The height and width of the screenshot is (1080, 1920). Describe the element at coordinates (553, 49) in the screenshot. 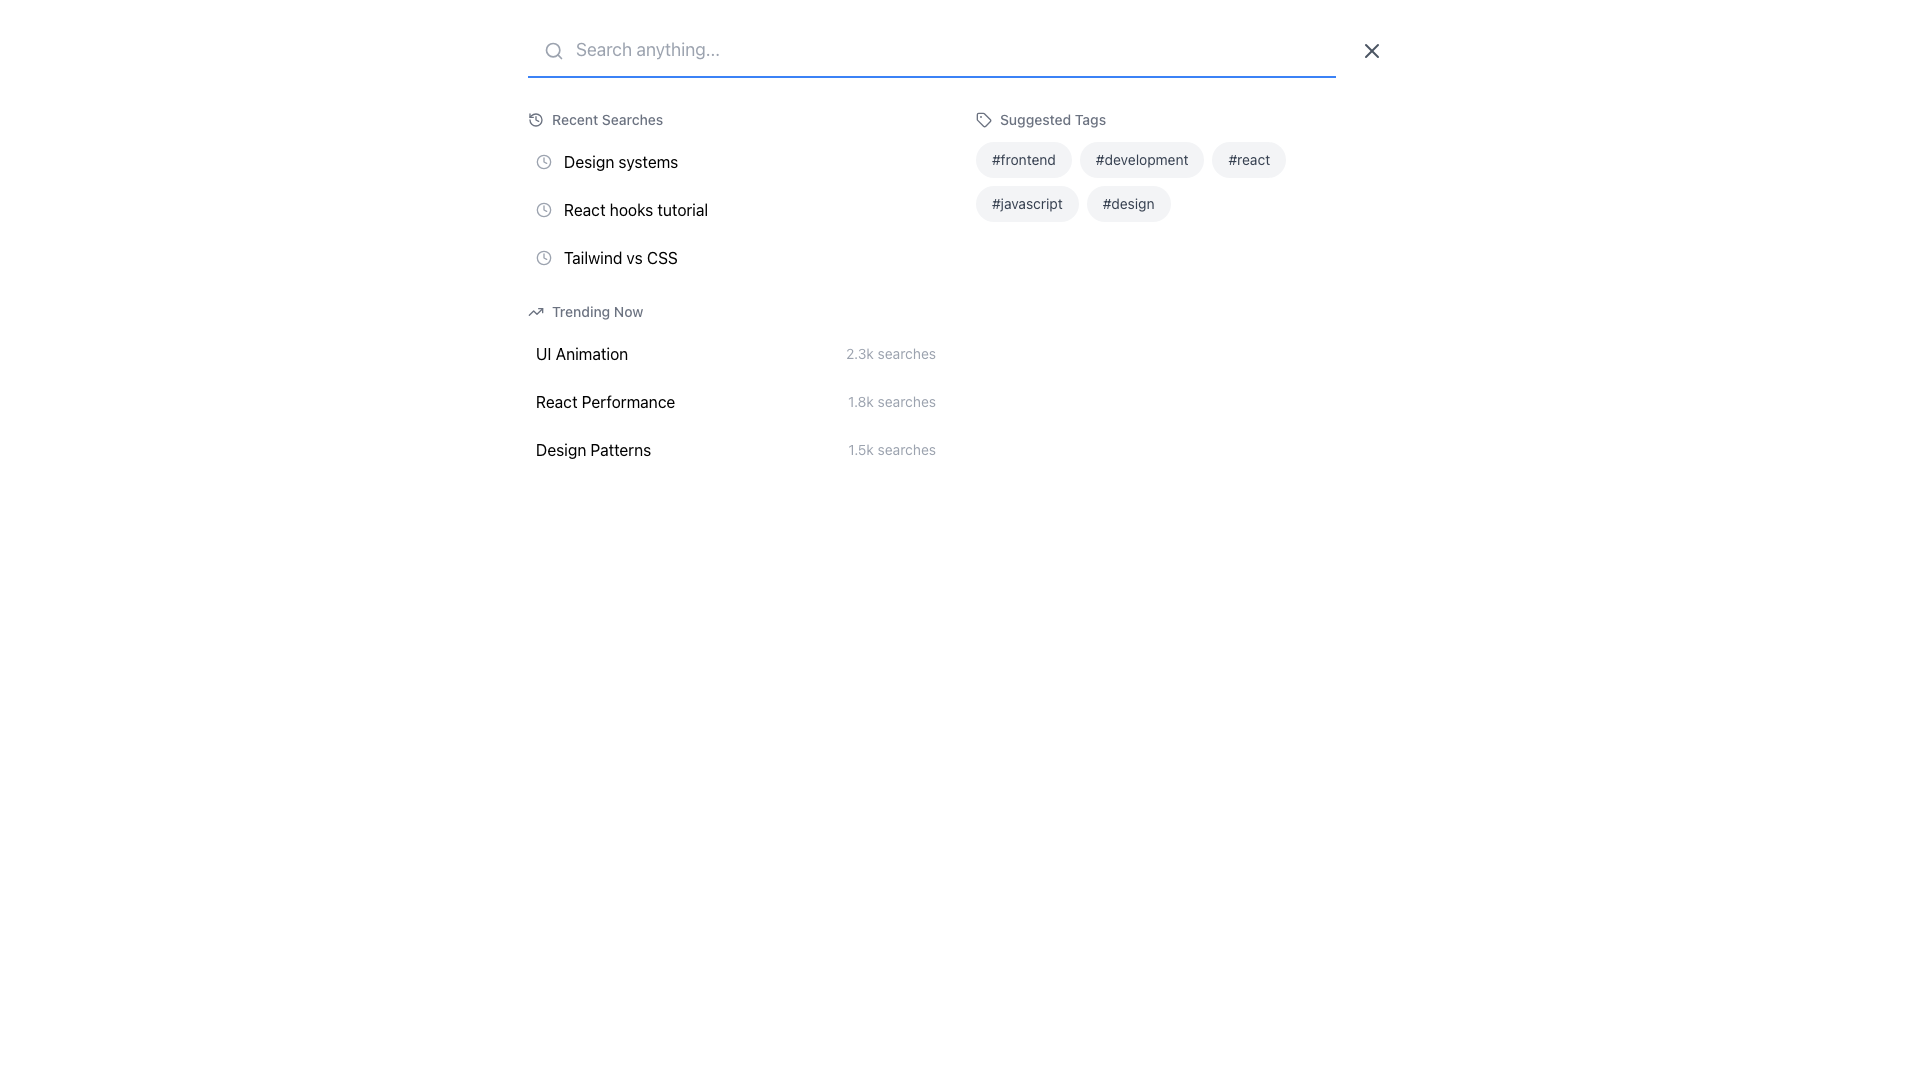

I see `the Search Icon located at the left side of the search bar, vertically aligned in the middle of the input area` at that location.